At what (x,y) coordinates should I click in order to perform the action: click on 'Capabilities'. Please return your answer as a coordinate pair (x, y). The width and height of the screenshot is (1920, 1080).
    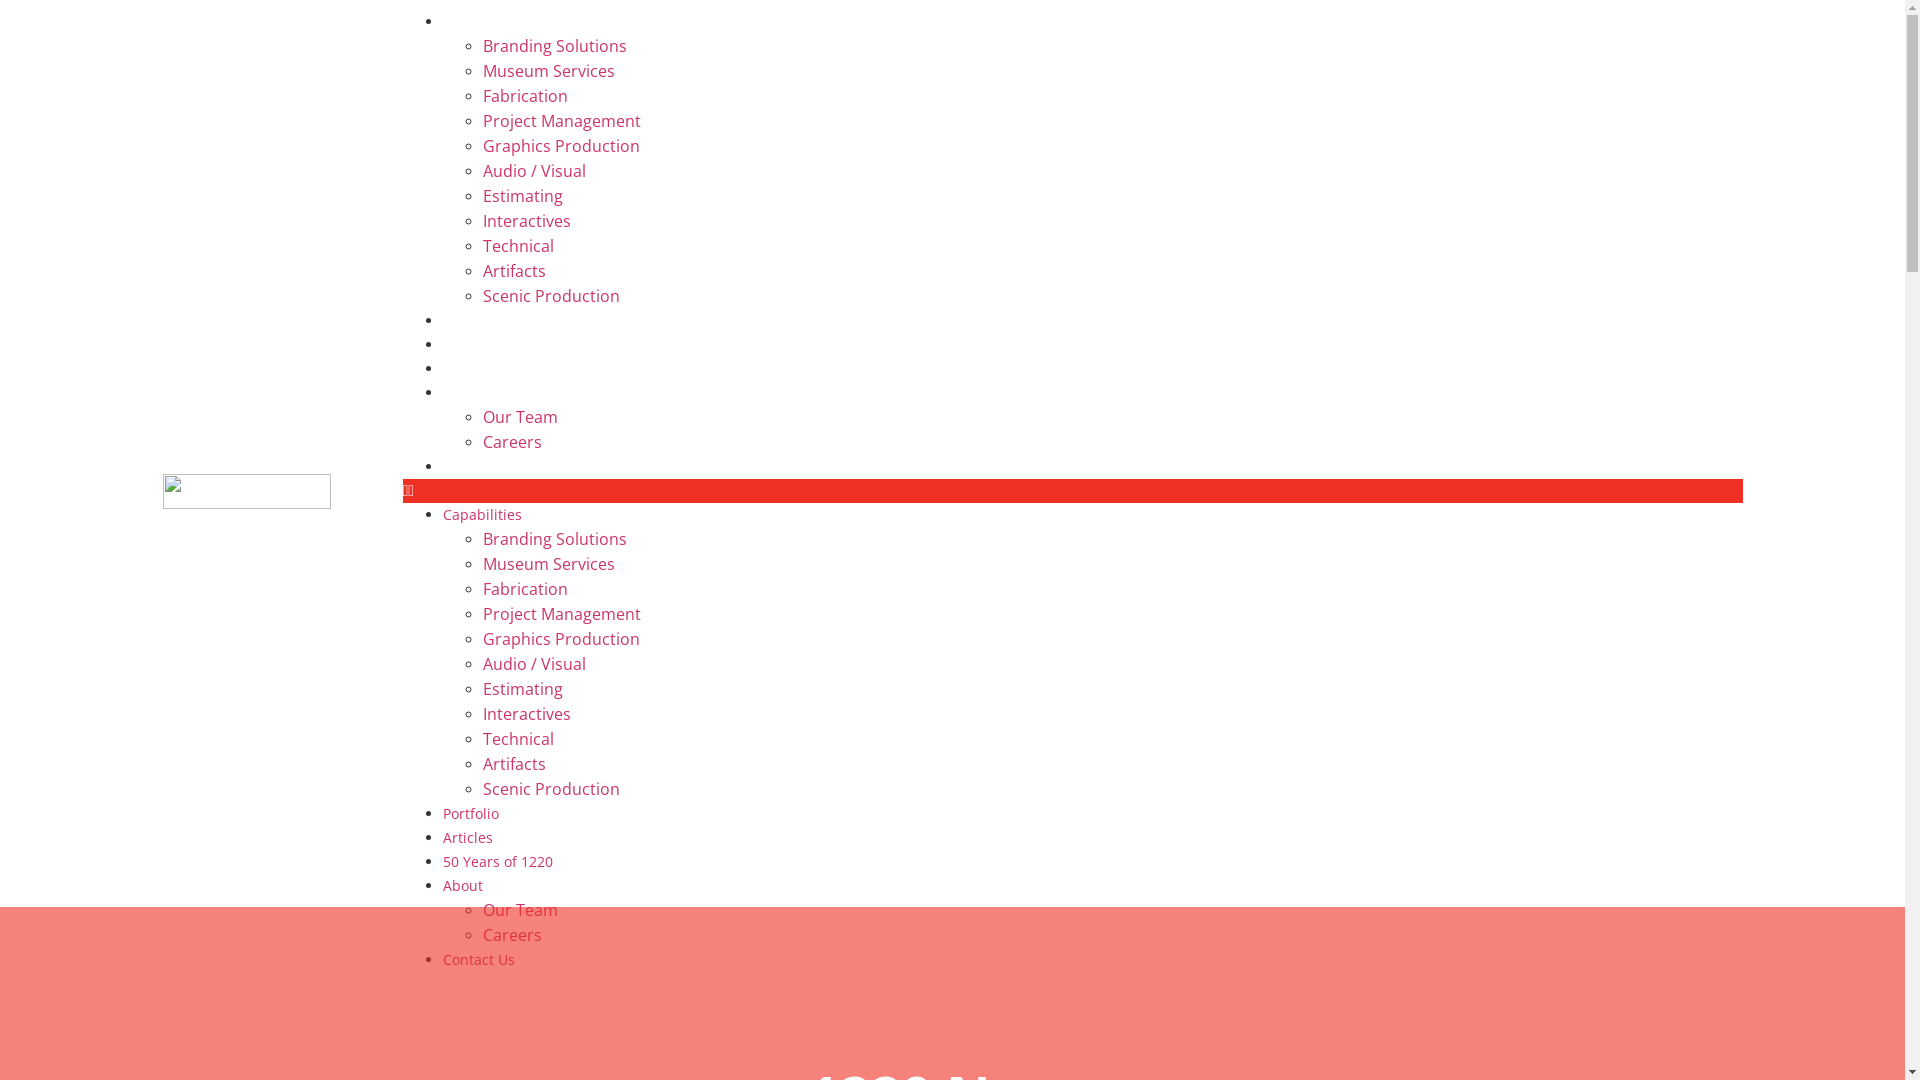
    Looking at the image, I should click on (481, 21).